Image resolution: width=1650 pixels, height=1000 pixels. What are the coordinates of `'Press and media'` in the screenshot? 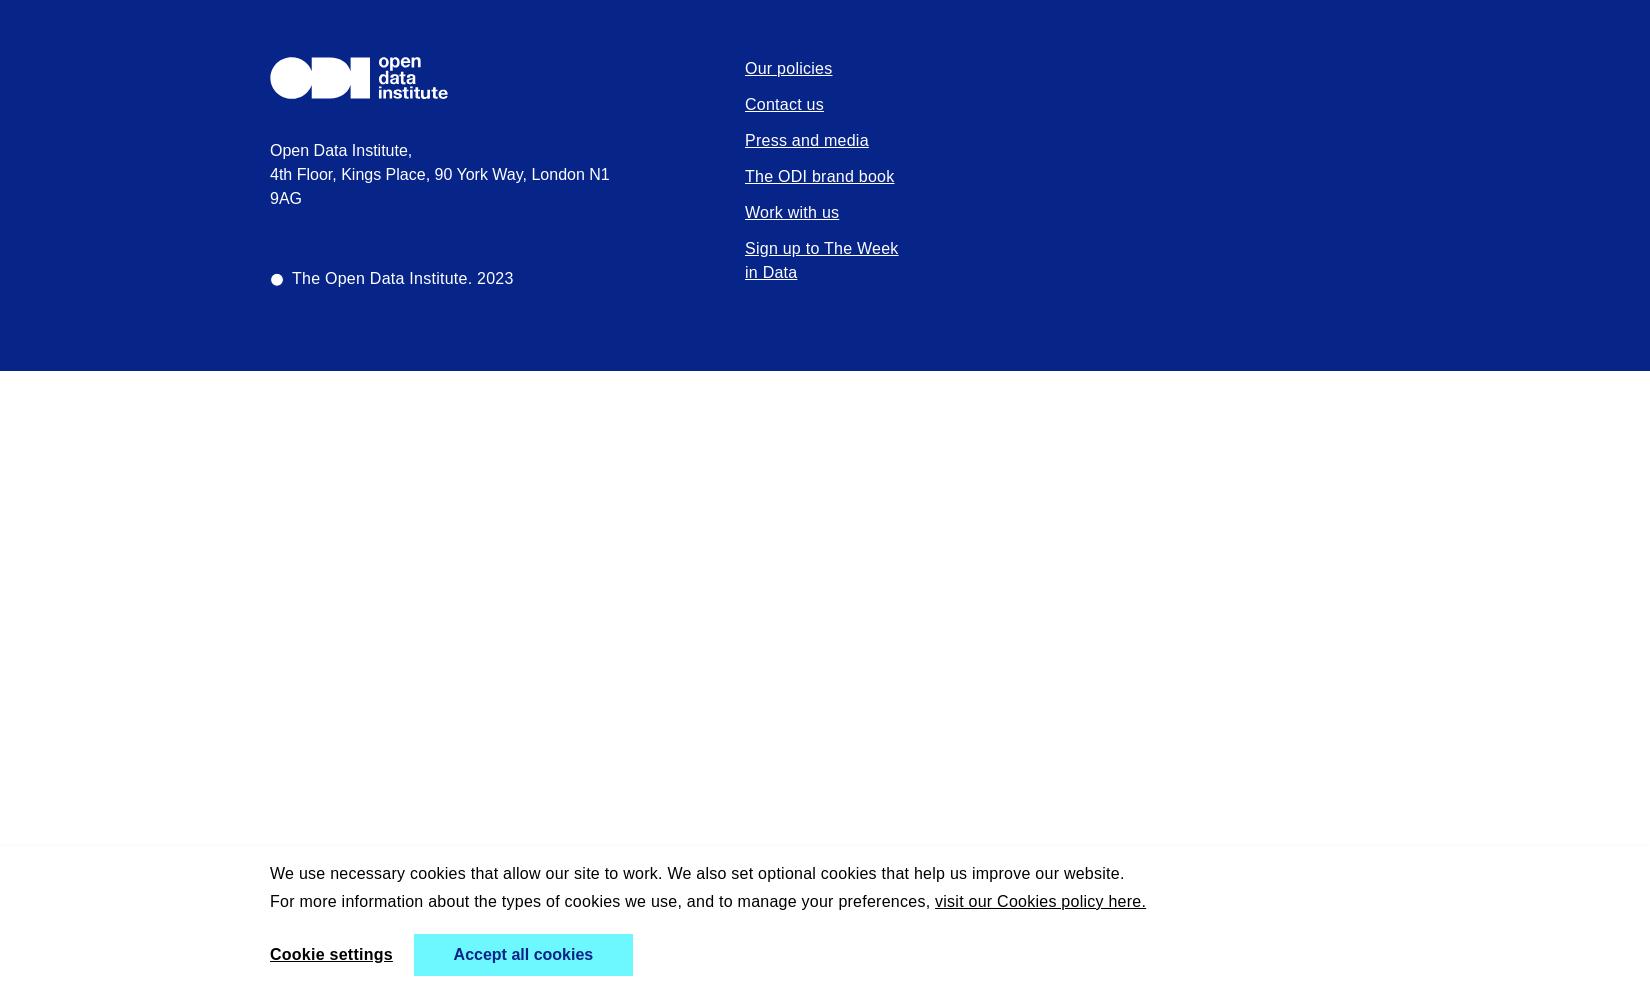 It's located at (805, 140).